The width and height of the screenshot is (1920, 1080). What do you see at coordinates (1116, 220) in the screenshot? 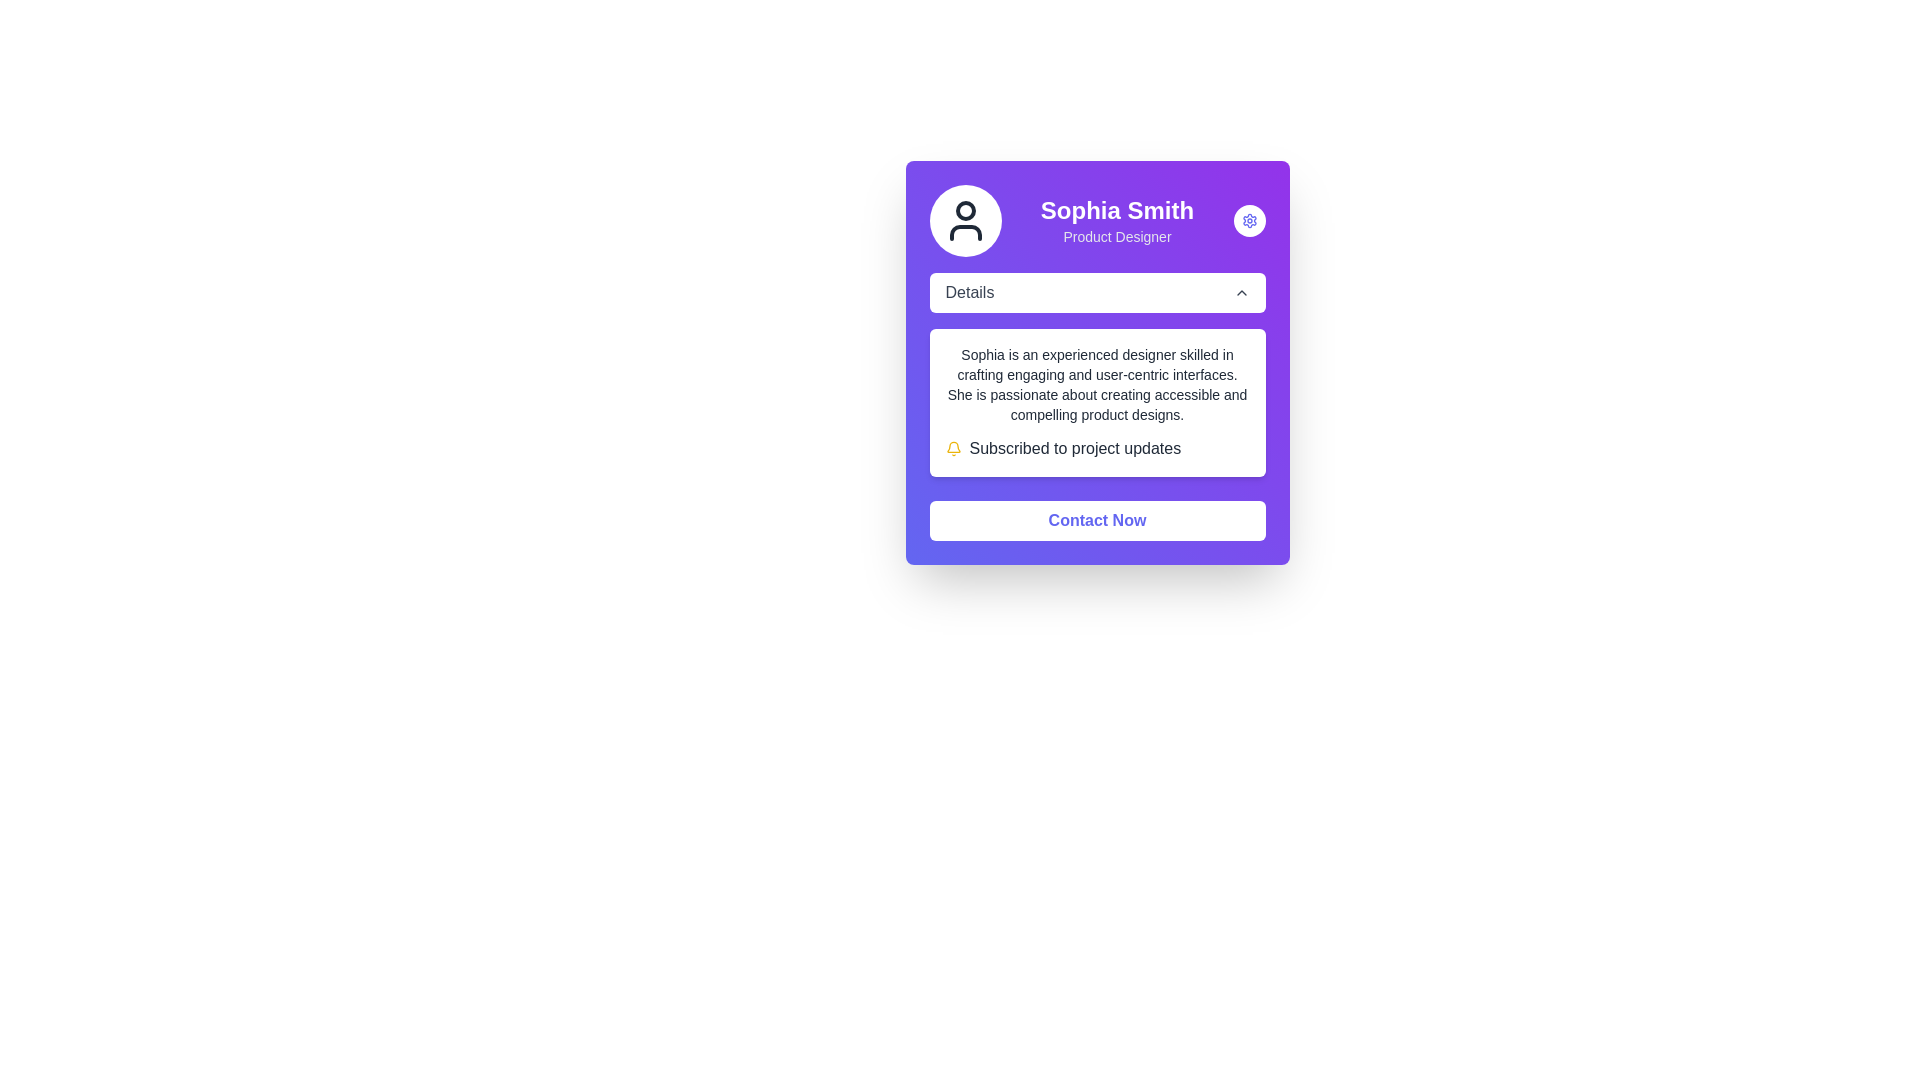
I see `the Text Display element that shows the name 'Sophia Smith' in bold large text and the role 'Product Designer' in smaller text, located on a purple background in the upper part of the card-like structure` at bounding box center [1116, 220].